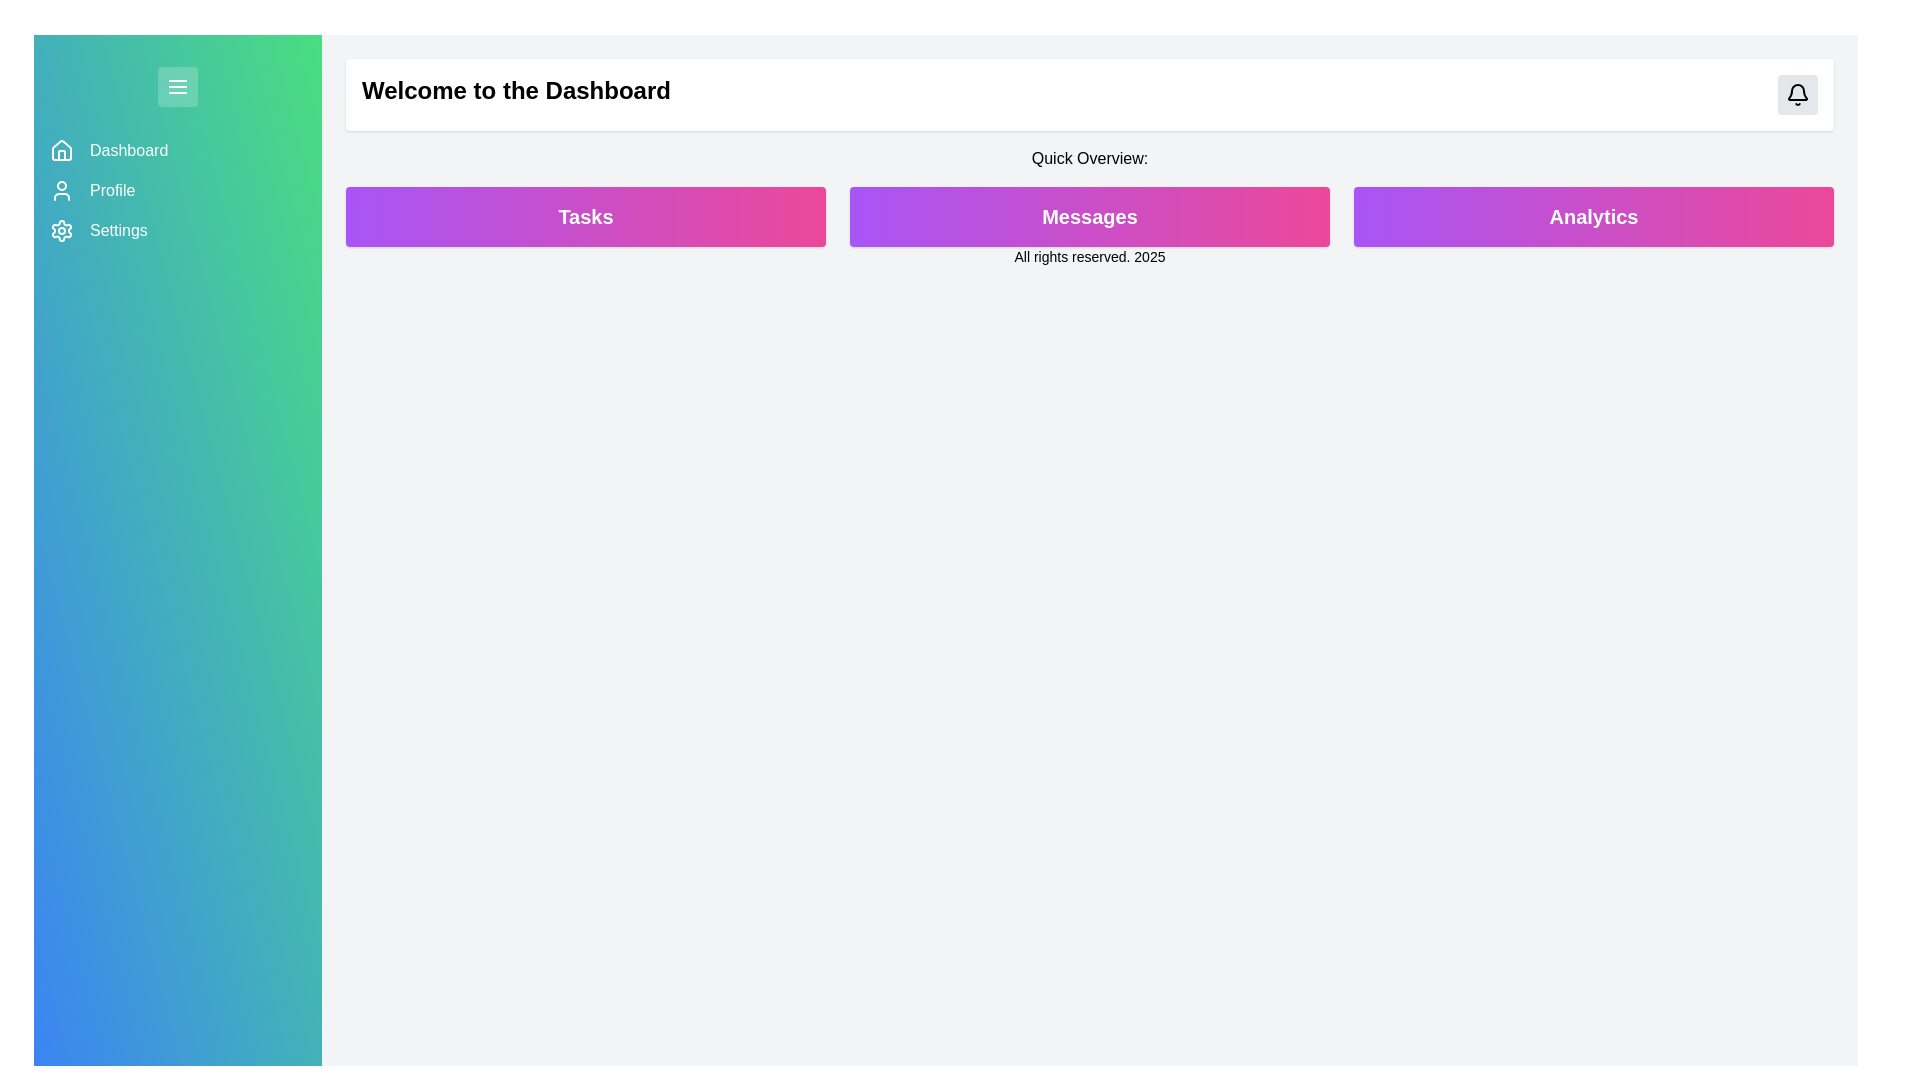 Image resolution: width=1920 pixels, height=1080 pixels. I want to click on the text label that reads 'Analytics', styled in bold, extra-large white font on a gradient background from purple to pink, so click(1592, 216).